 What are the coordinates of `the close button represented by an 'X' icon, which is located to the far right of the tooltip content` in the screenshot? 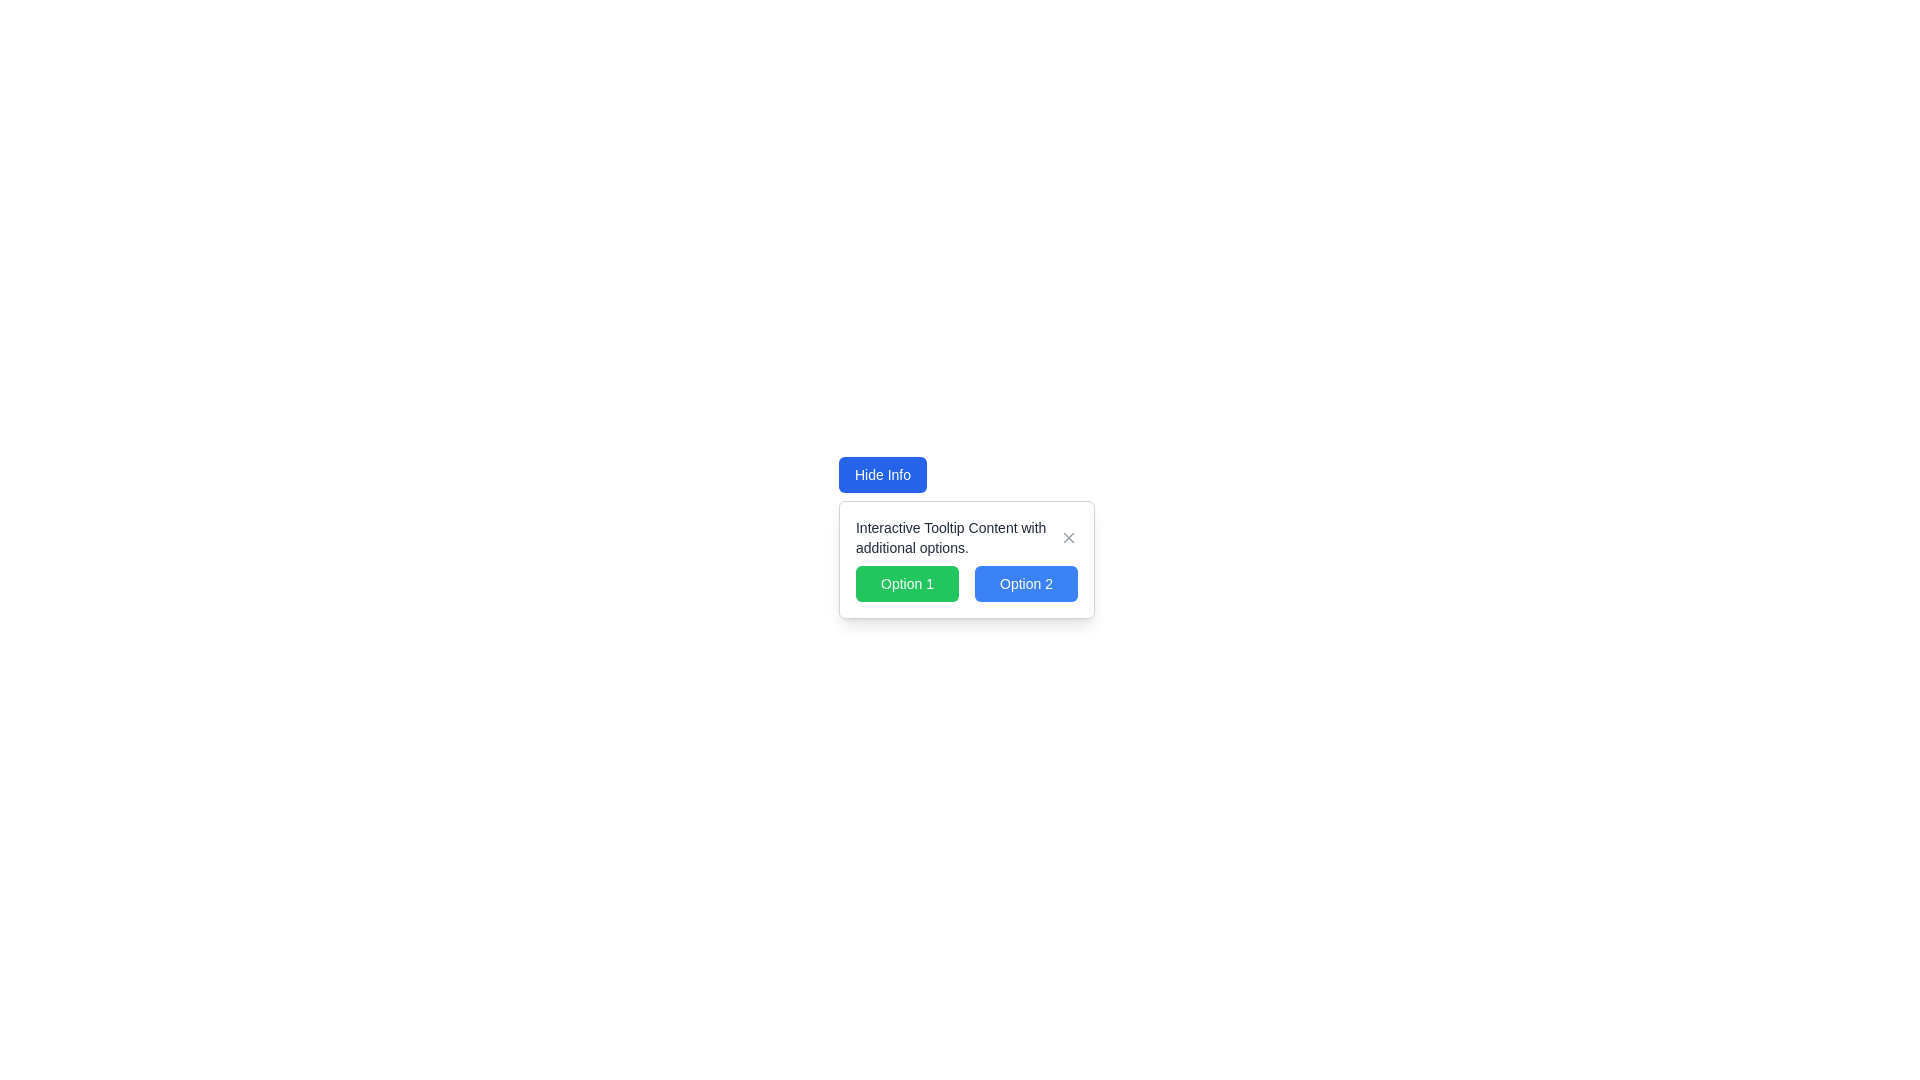 It's located at (1068, 536).